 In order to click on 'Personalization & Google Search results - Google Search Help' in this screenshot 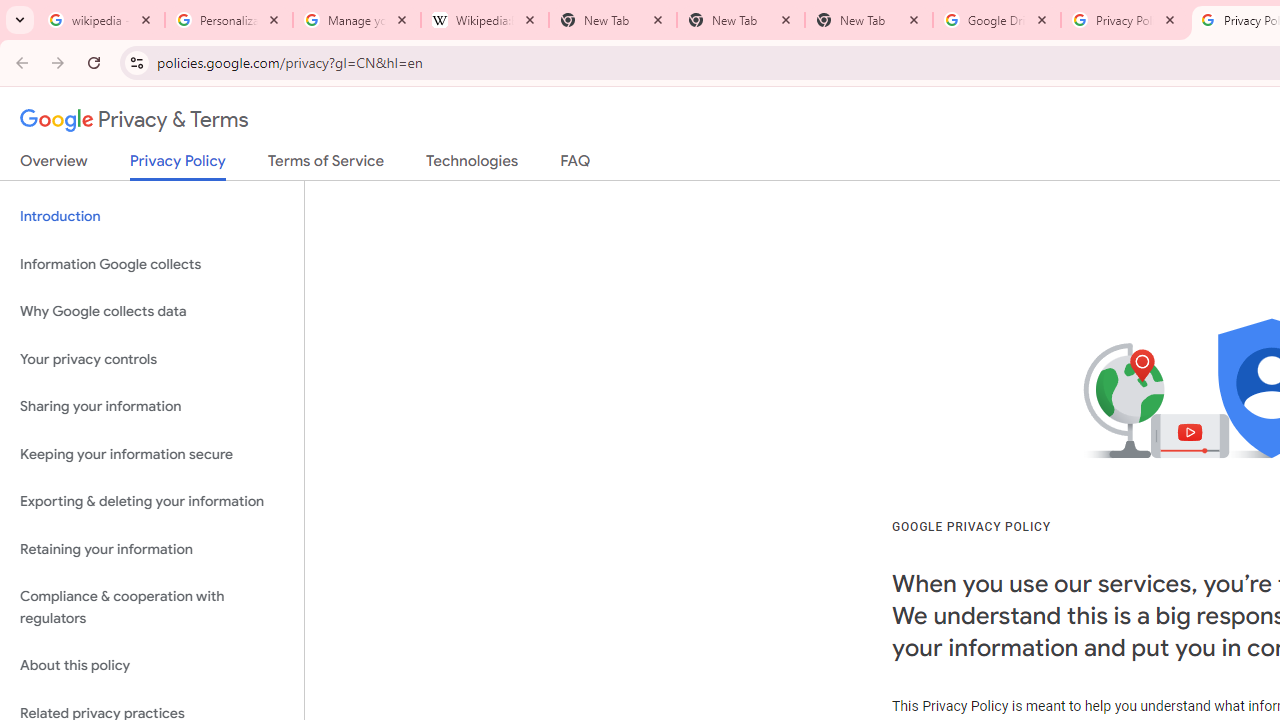, I will do `click(229, 20)`.